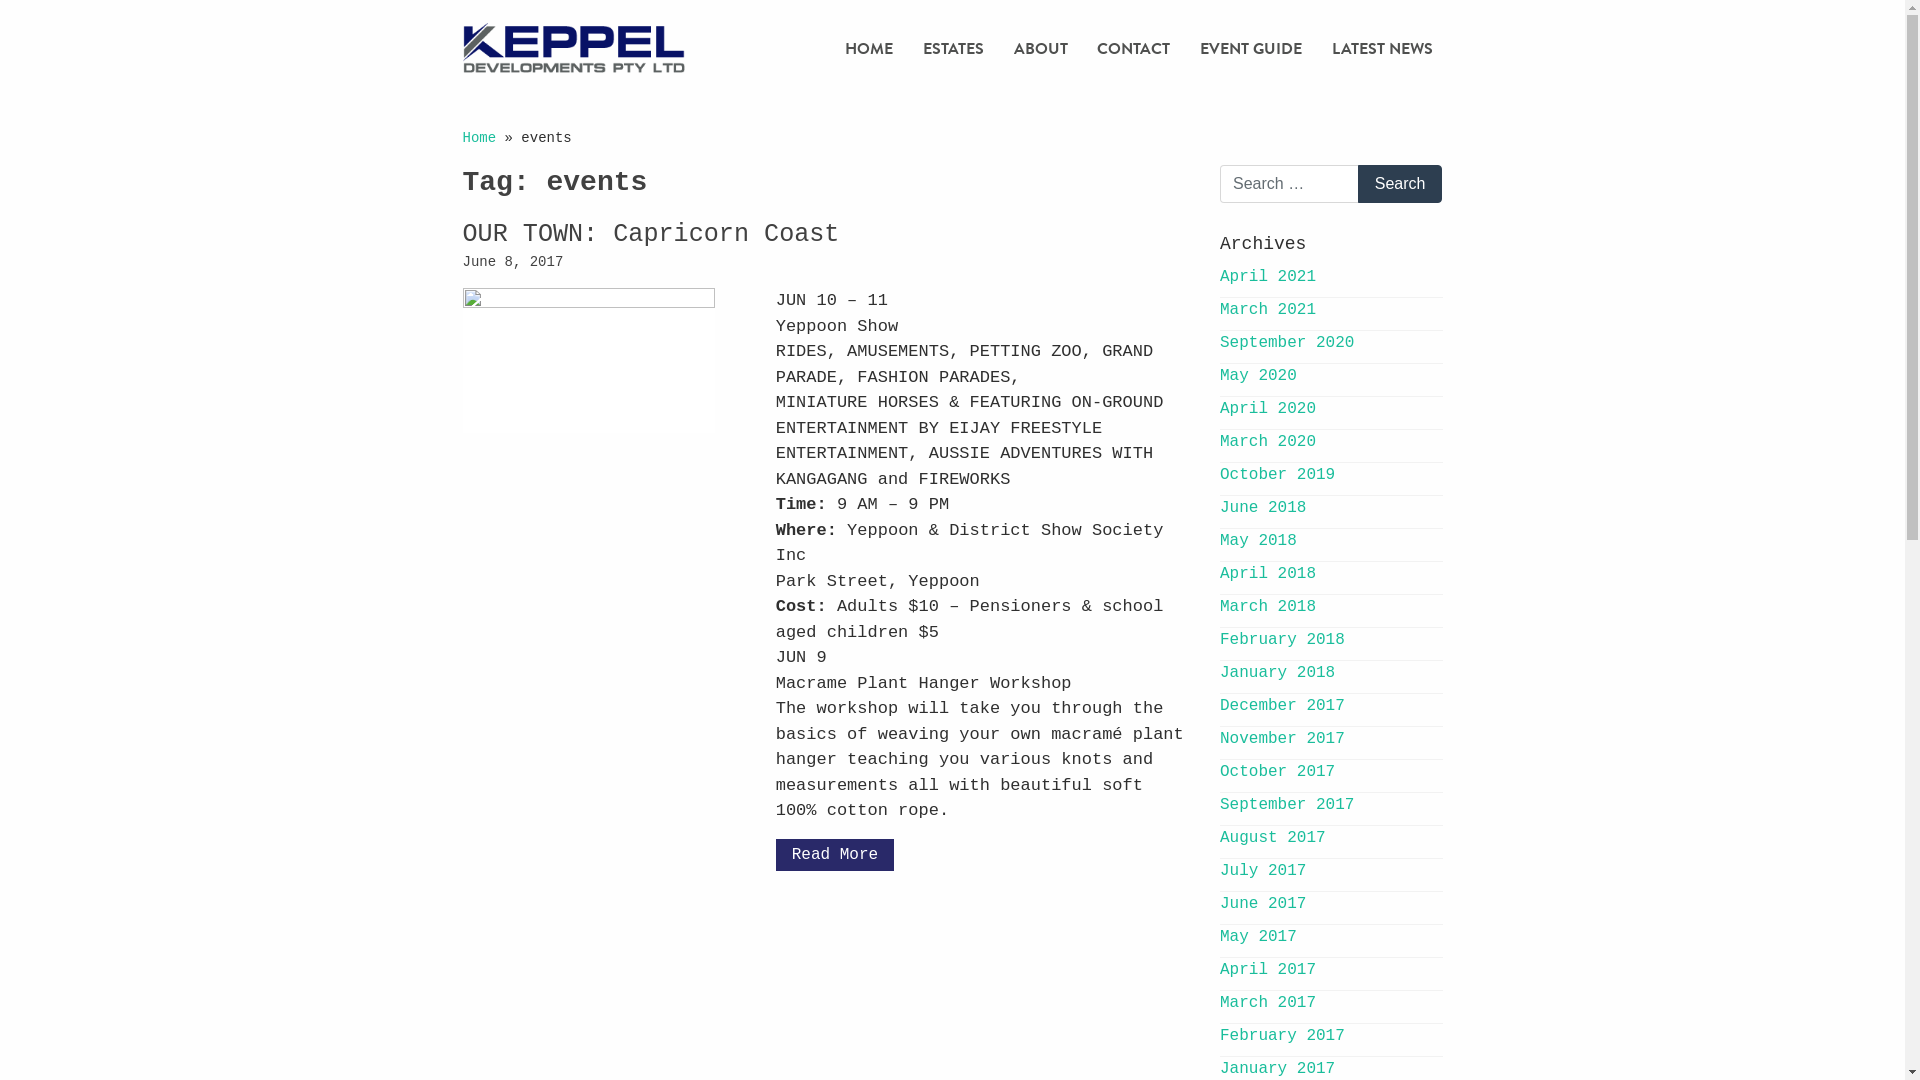 This screenshot has width=1920, height=1080. I want to click on 'June 2017', so click(1261, 903).